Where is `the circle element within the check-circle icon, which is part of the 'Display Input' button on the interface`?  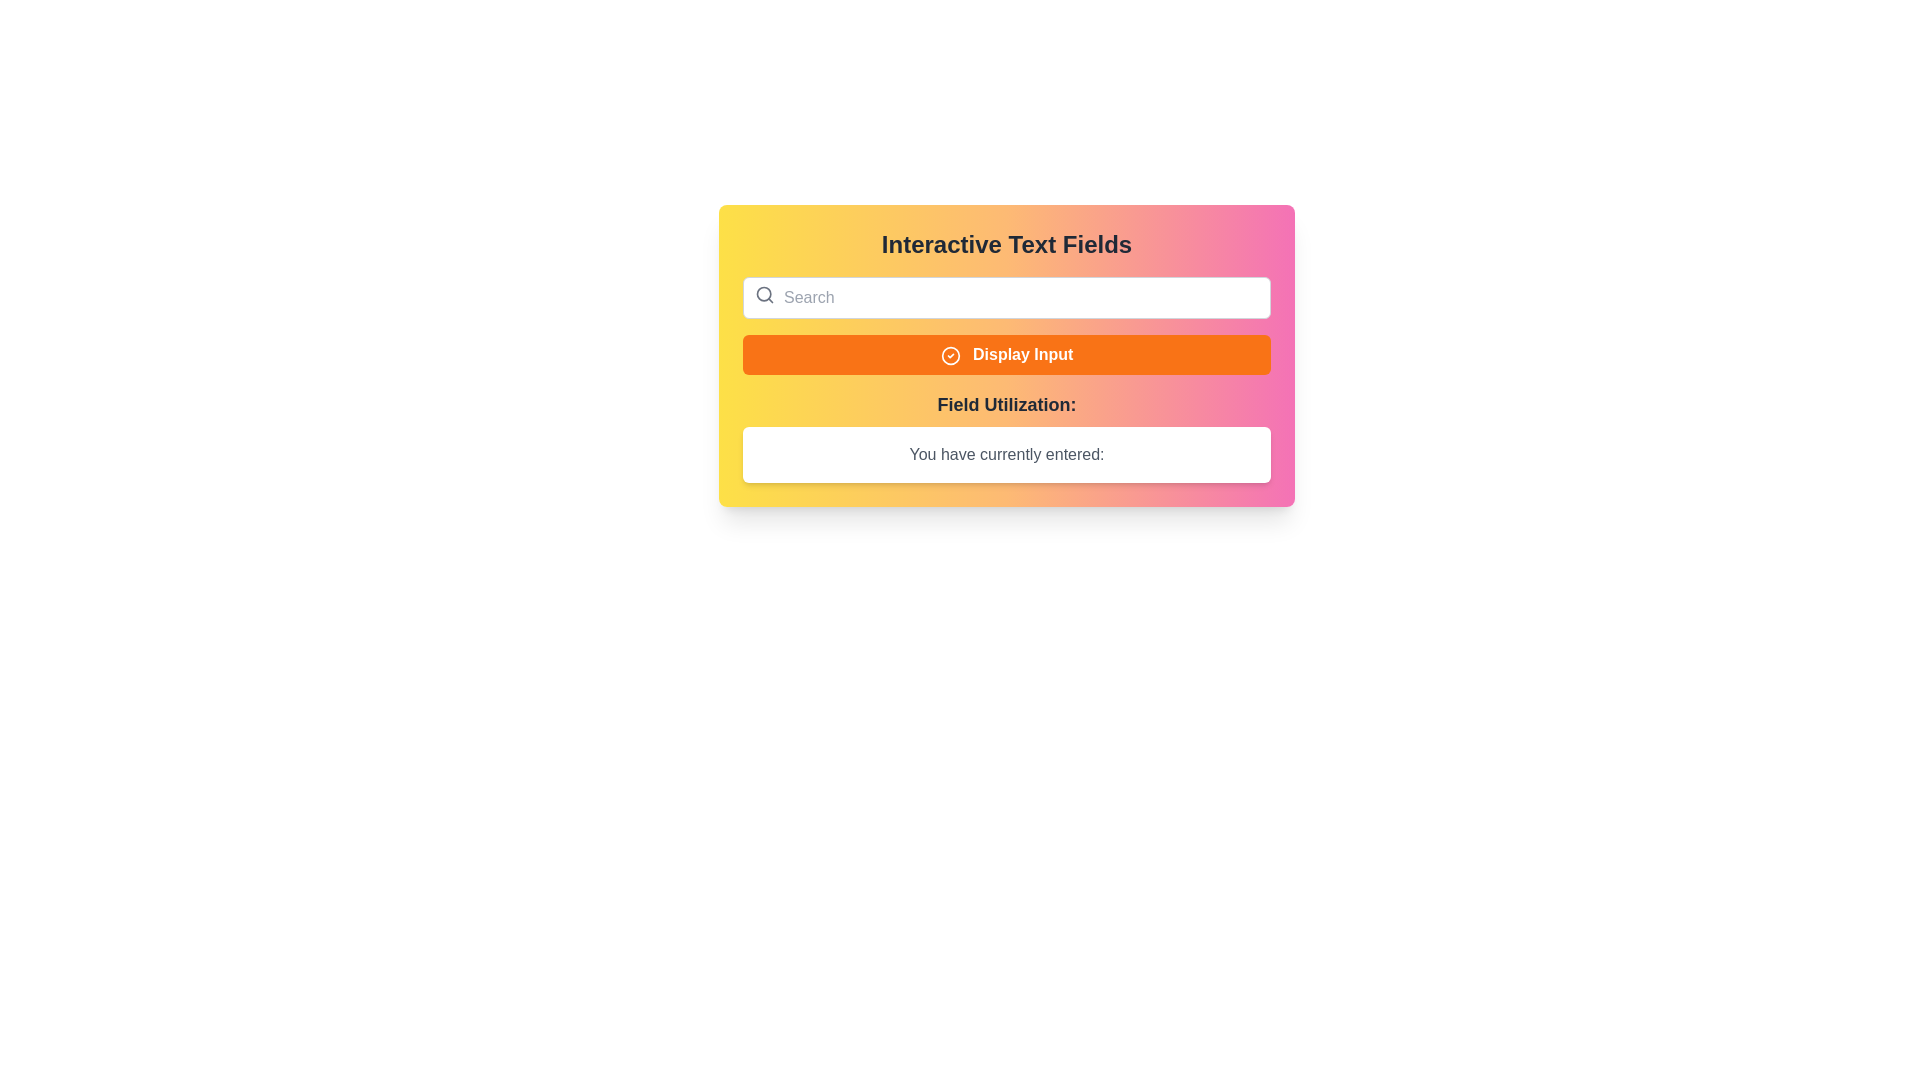 the circle element within the check-circle icon, which is part of the 'Display Input' button on the interface is located at coordinates (949, 354).